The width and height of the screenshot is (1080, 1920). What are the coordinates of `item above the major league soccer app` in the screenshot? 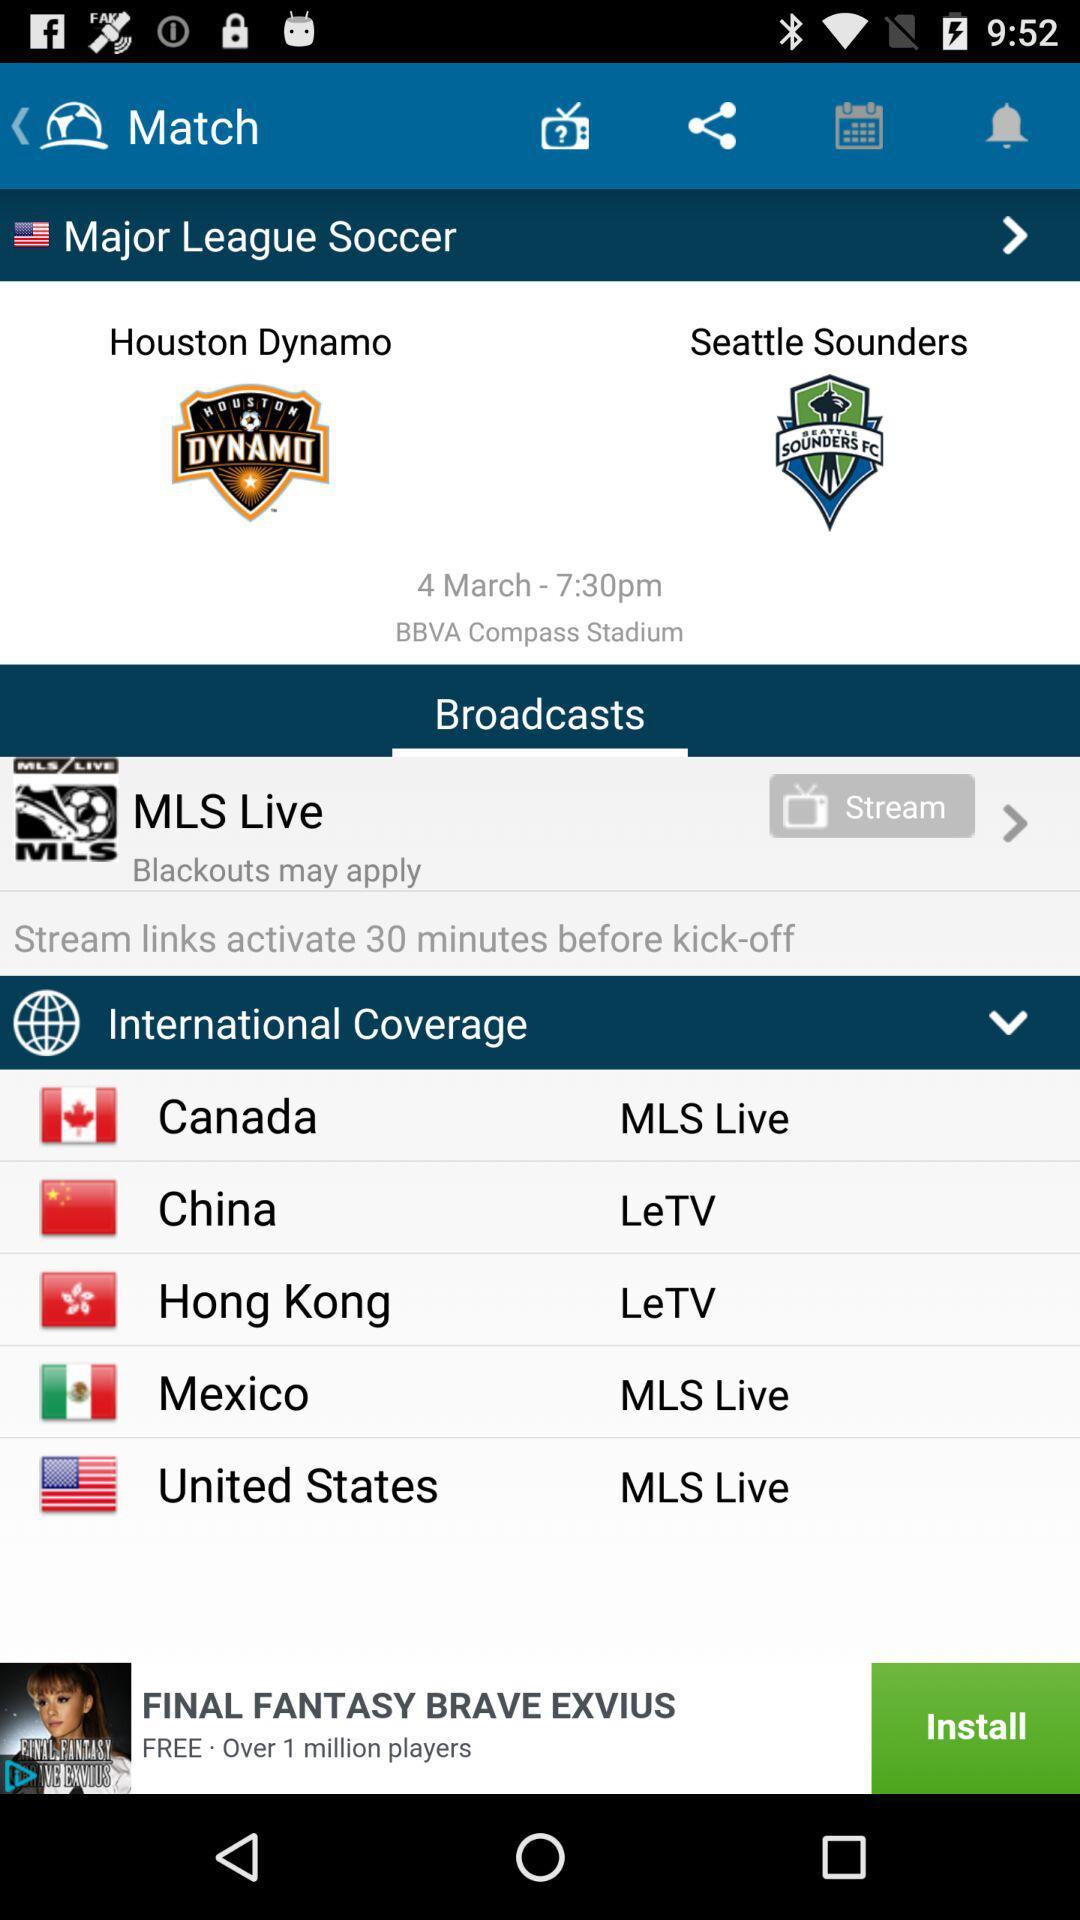 It's located at (711, 124).